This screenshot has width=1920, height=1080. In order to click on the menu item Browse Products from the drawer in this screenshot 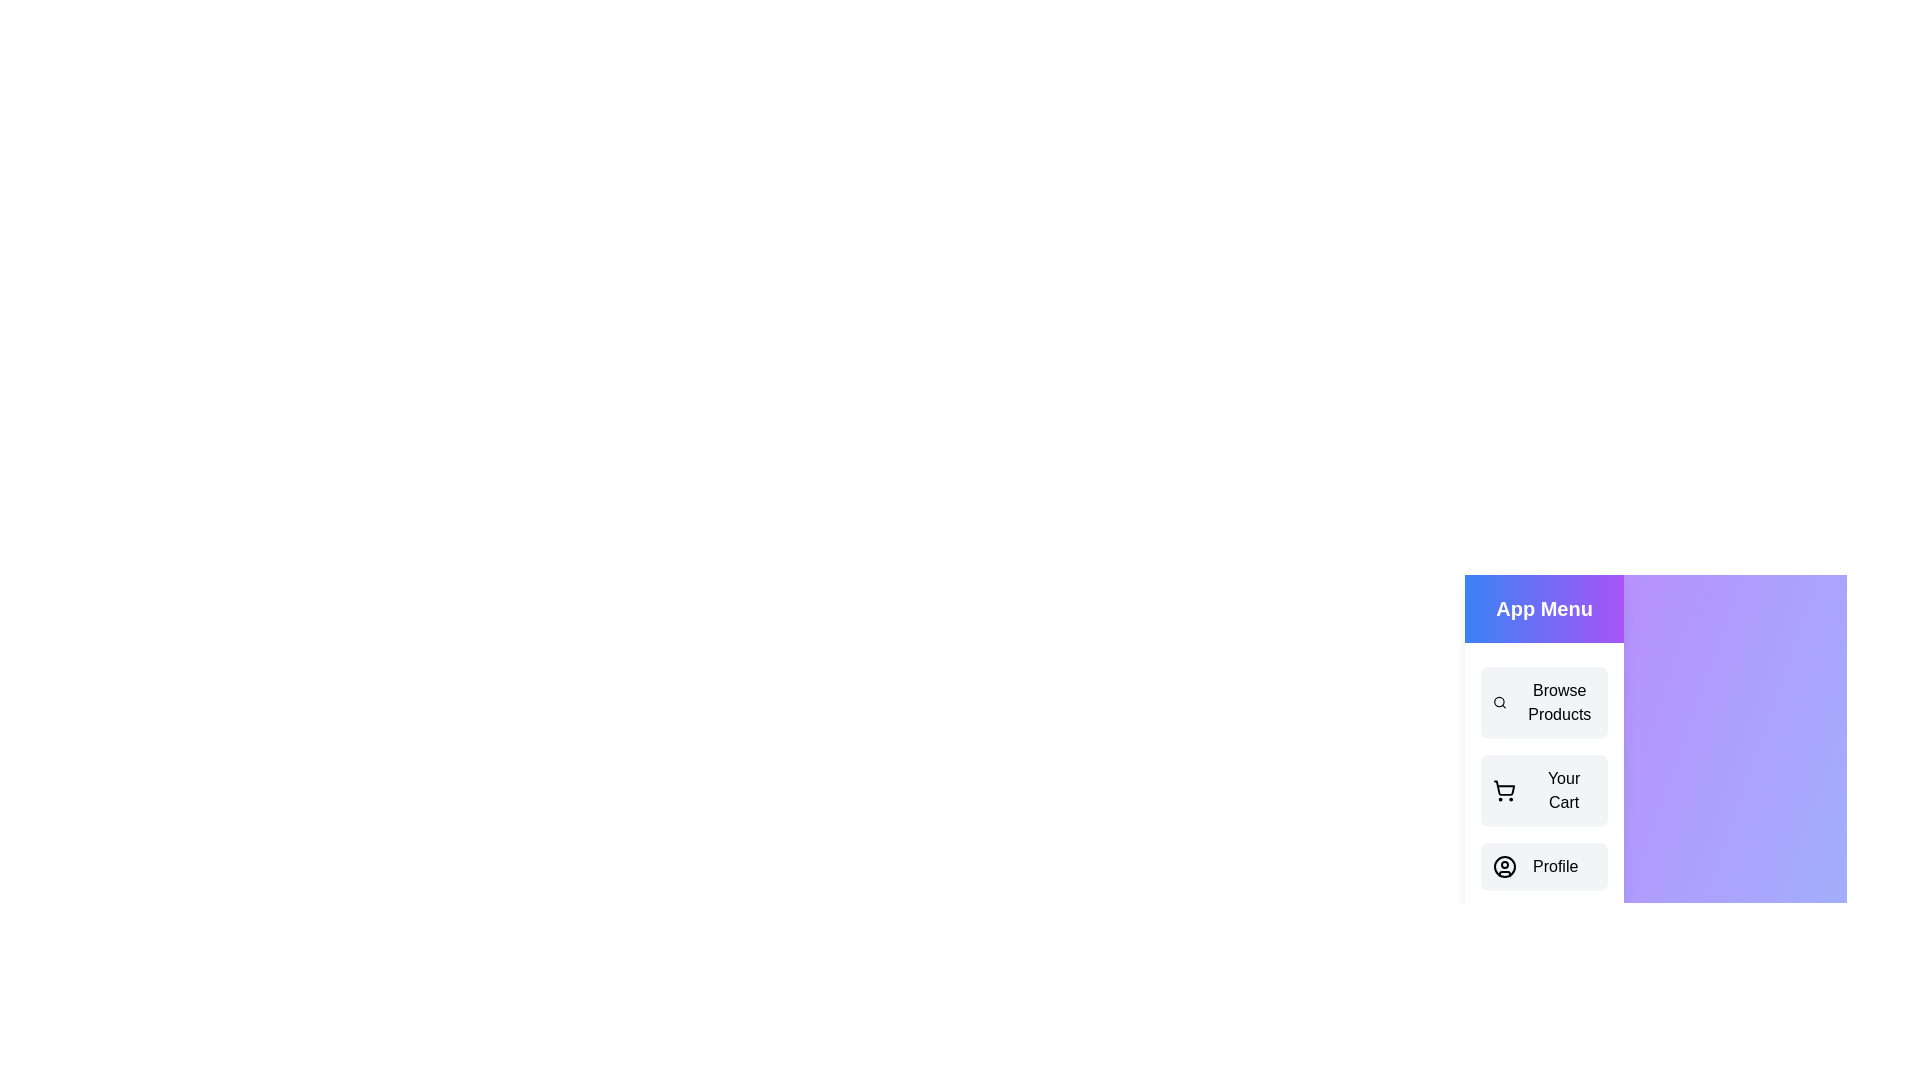, I will do `click(1543, 701)`.